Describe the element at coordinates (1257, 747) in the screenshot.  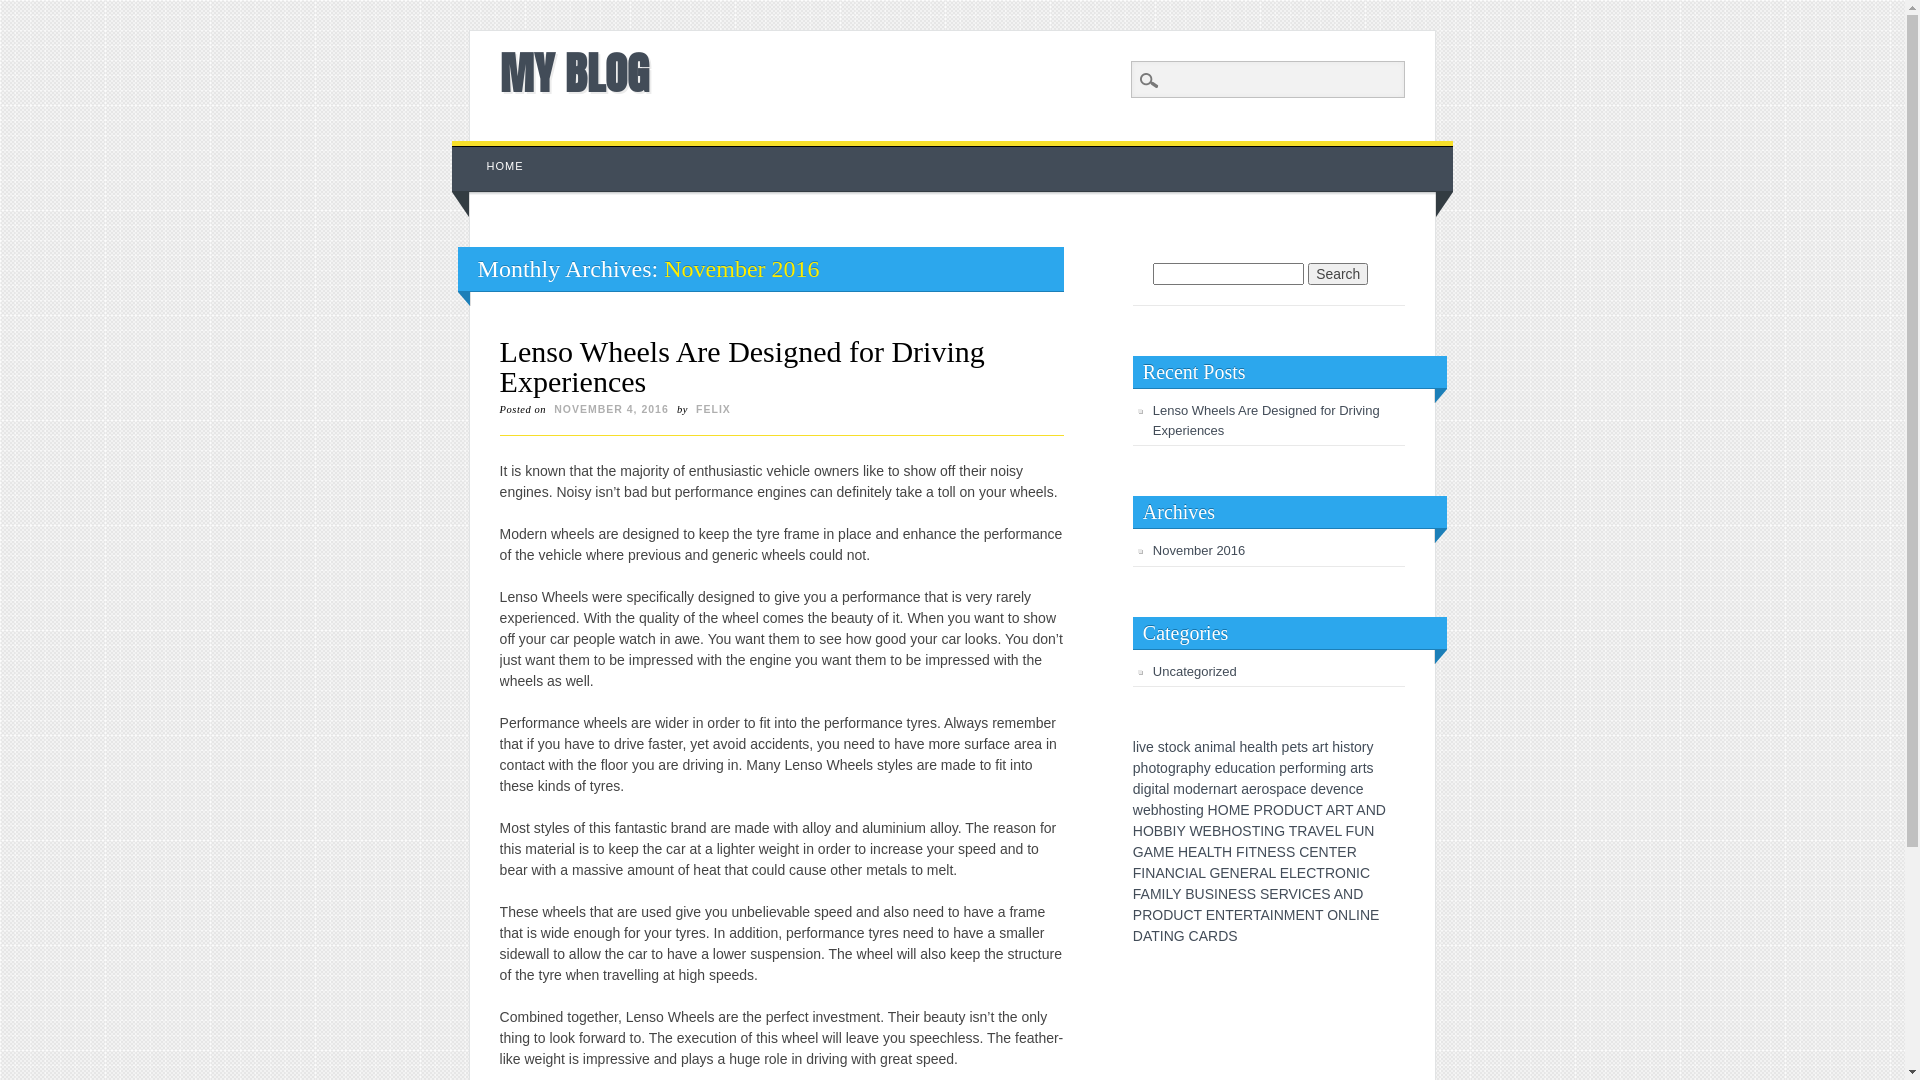
I see `'a'` at that location.